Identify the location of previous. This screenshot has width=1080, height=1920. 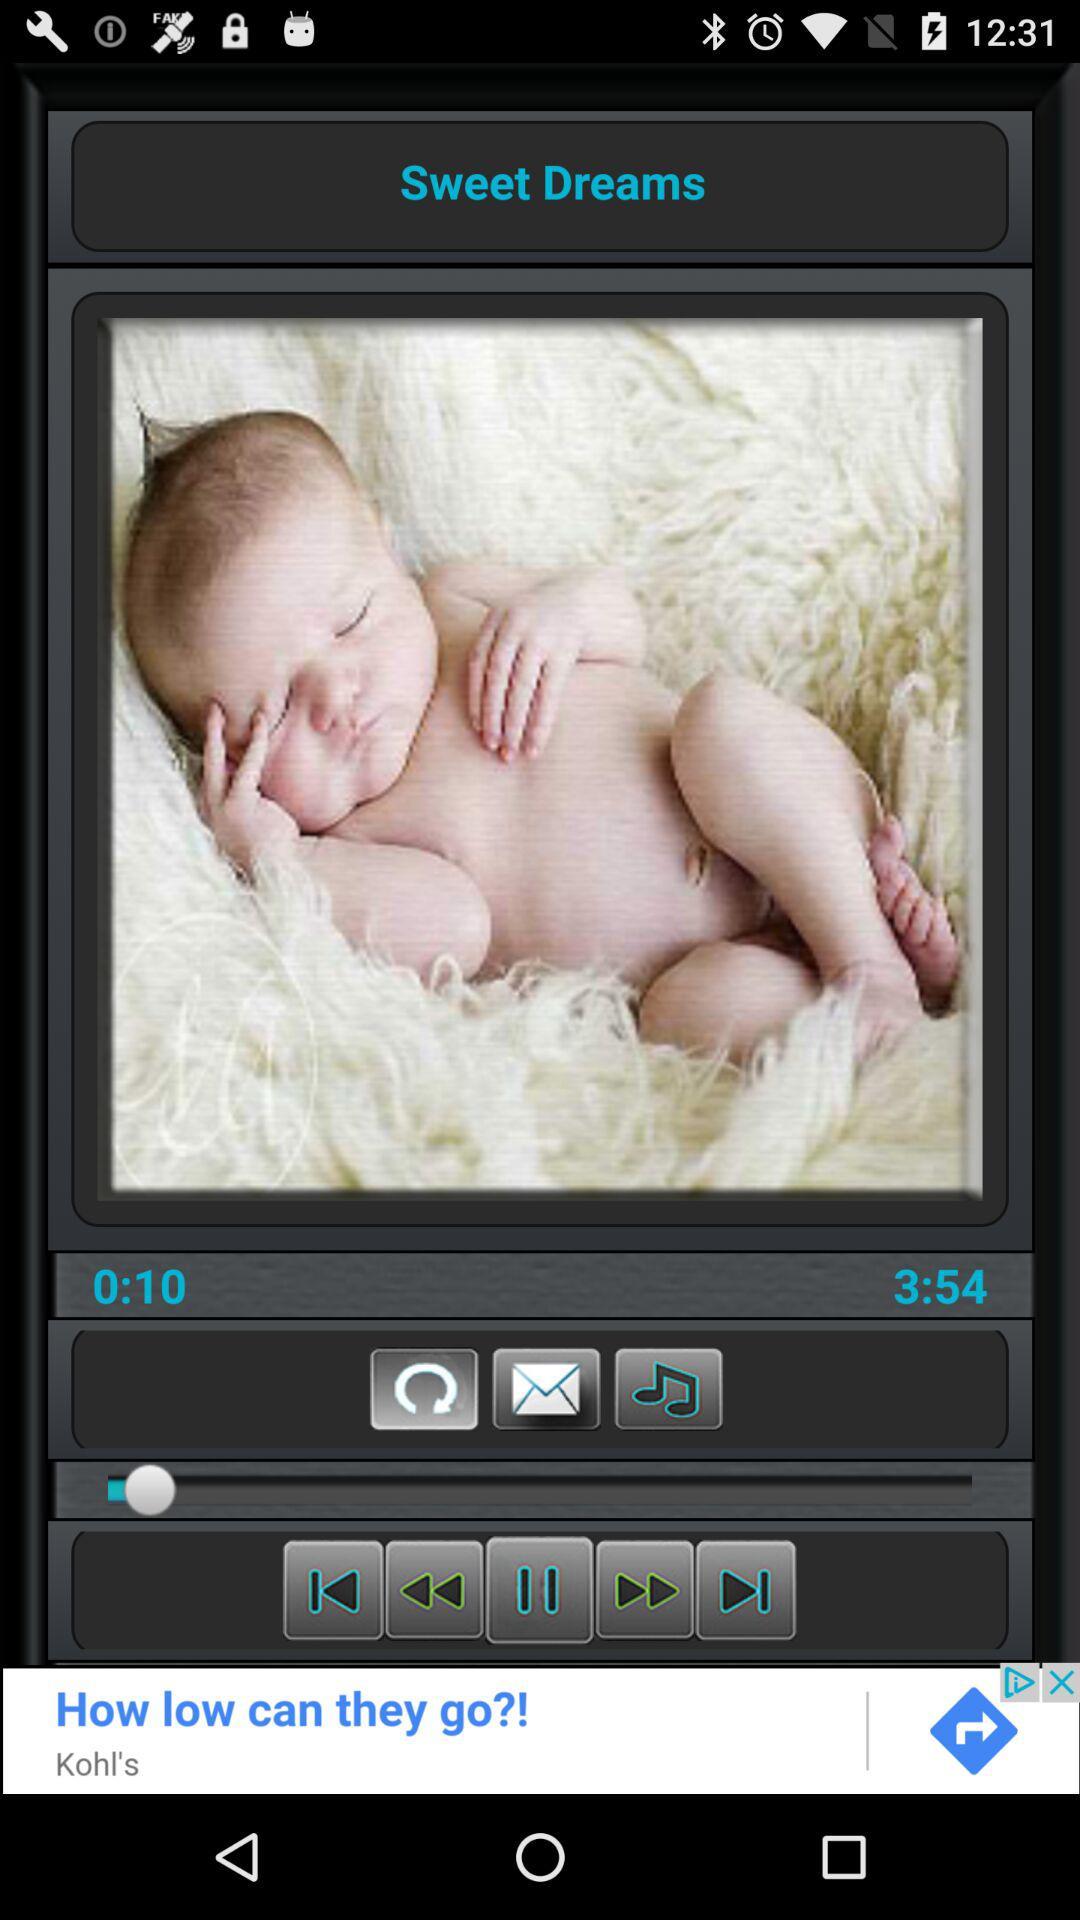
(433, 1589).